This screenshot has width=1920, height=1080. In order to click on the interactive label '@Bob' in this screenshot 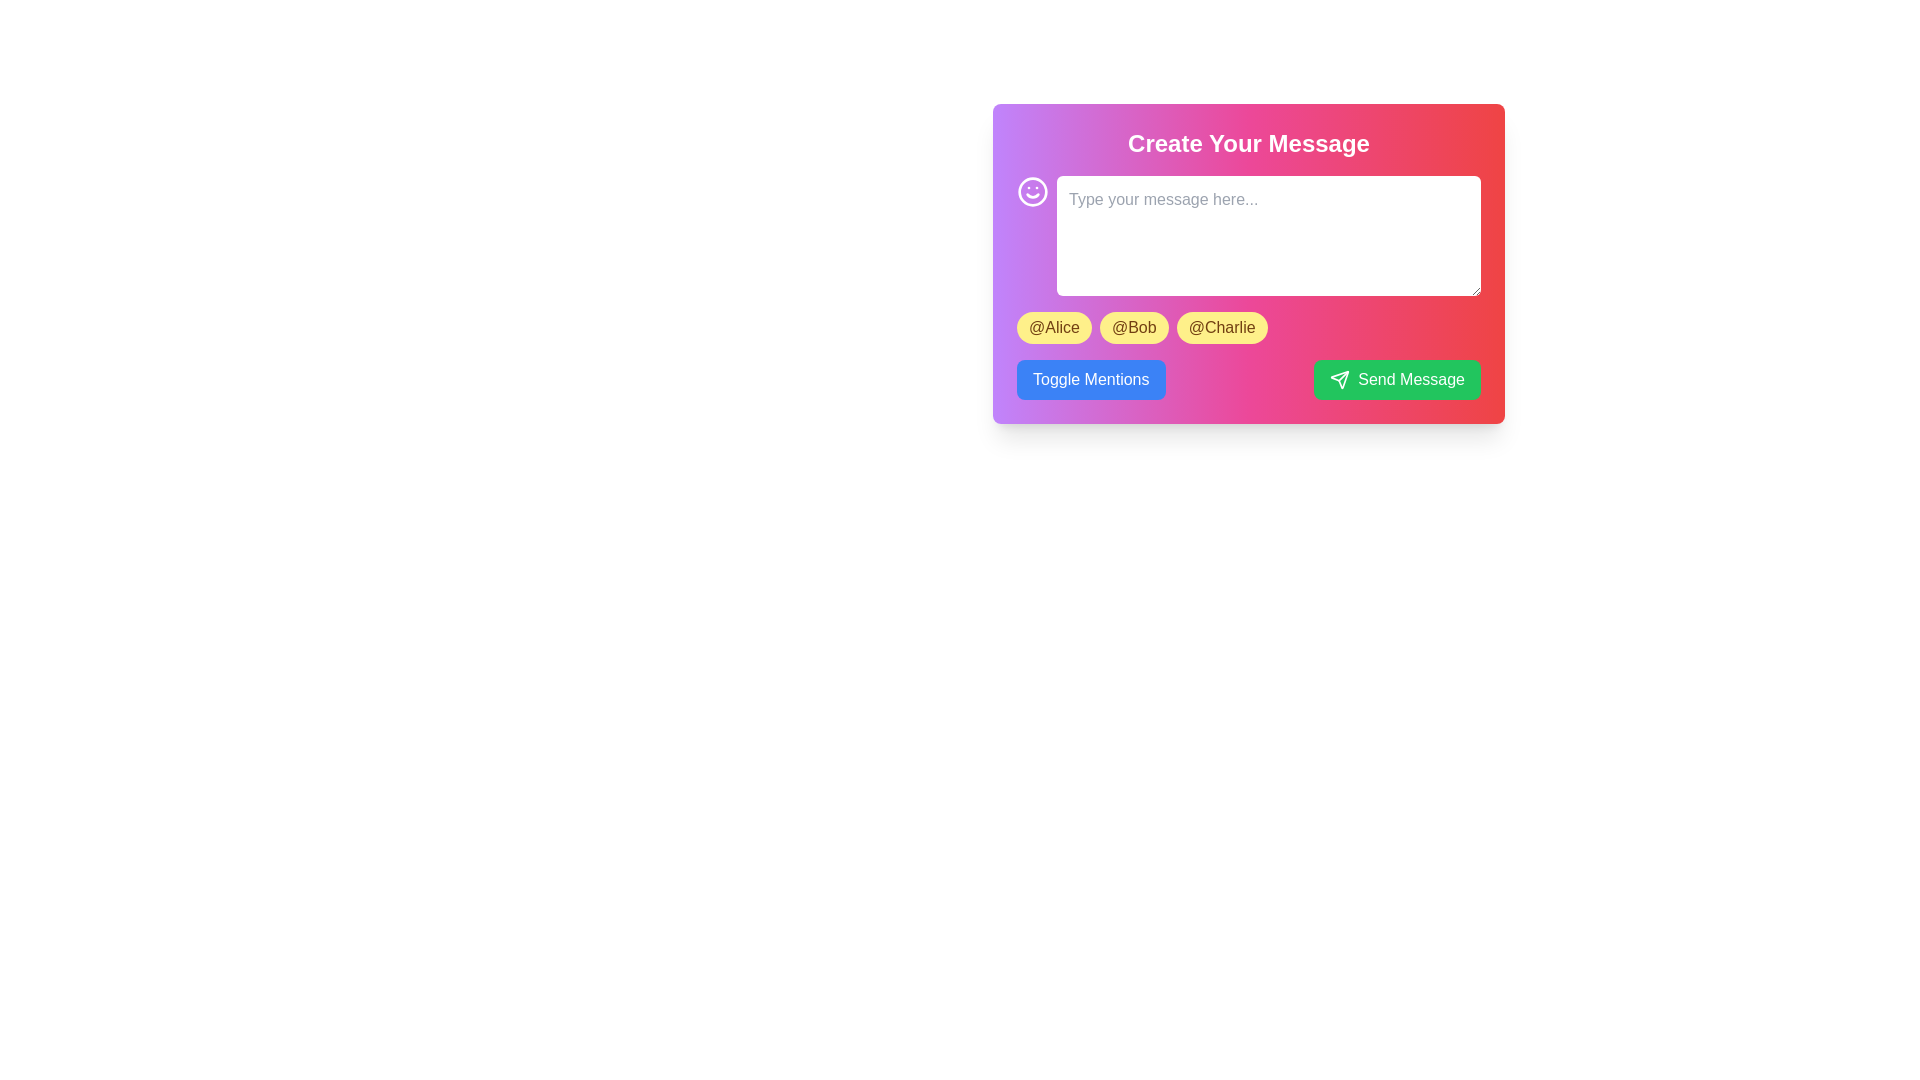, I will do `click(1134, 326)`.